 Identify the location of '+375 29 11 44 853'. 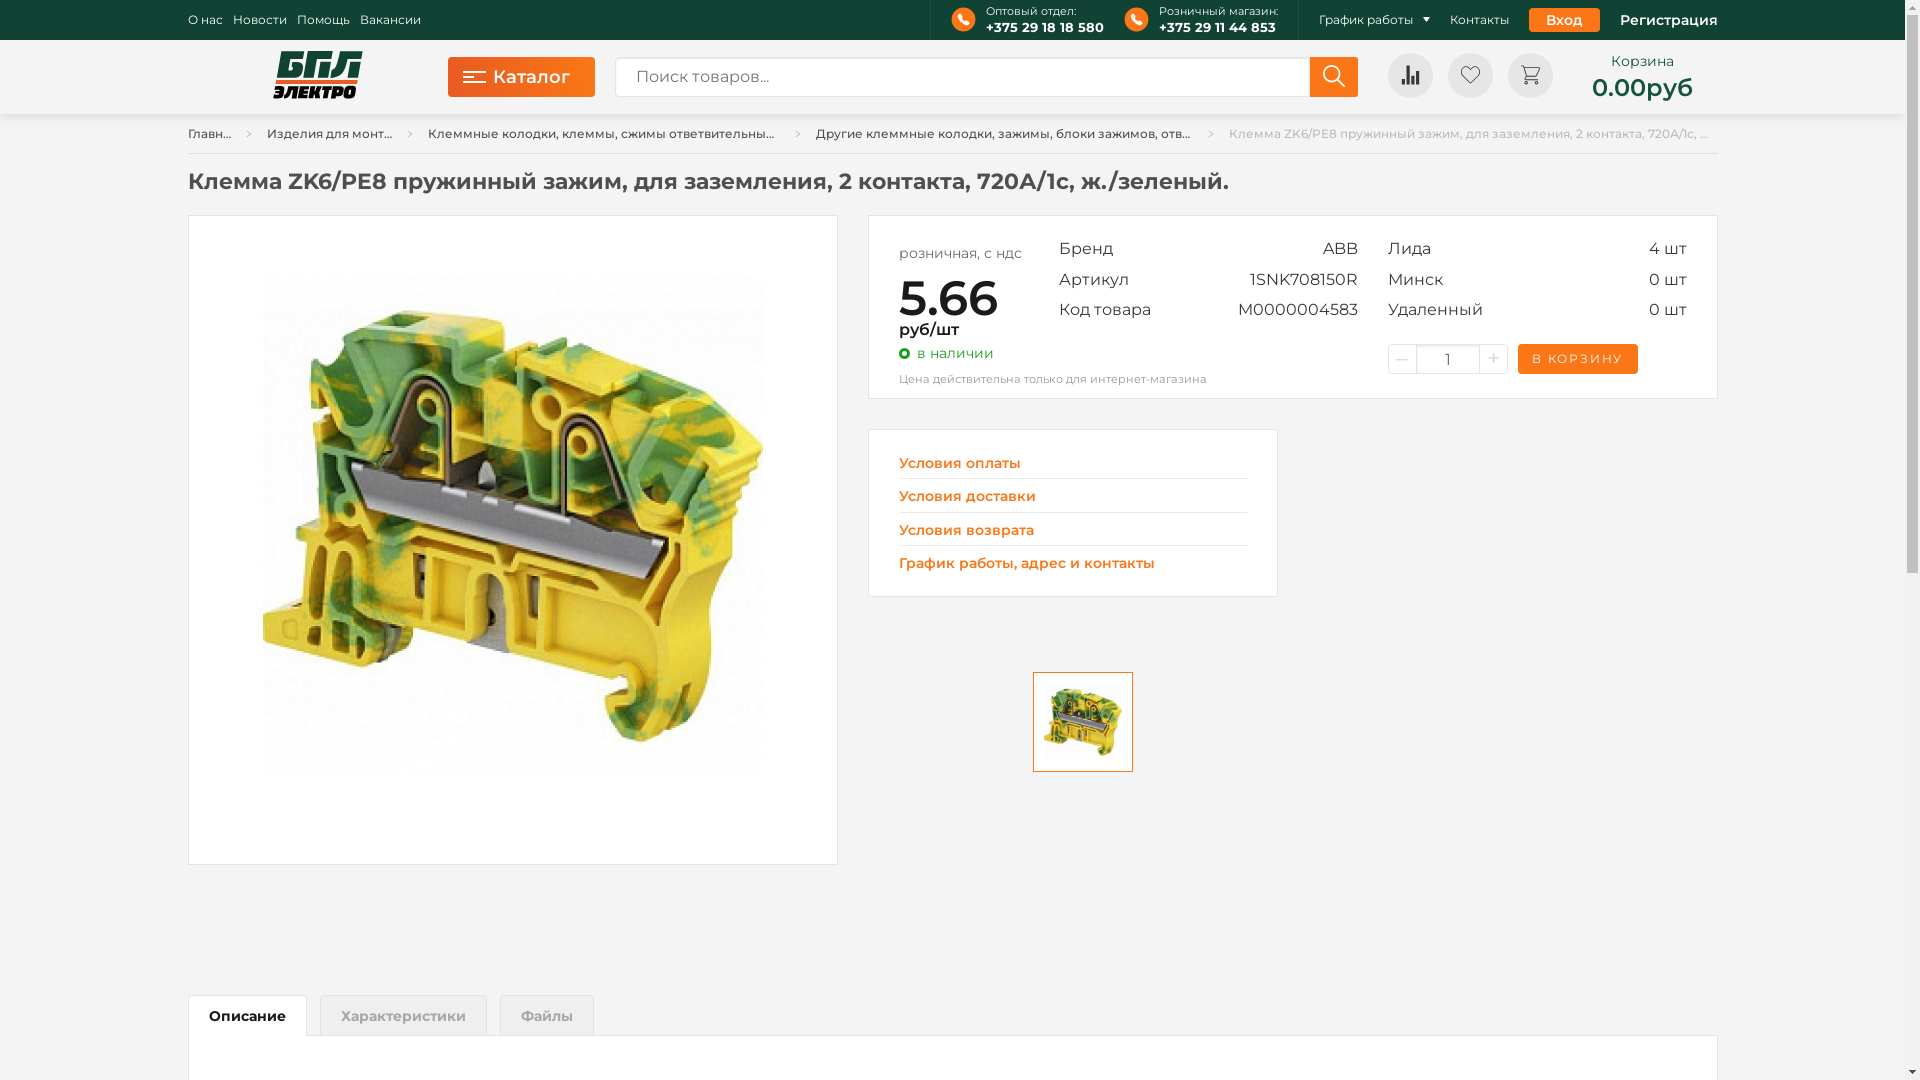
(1157, 27).